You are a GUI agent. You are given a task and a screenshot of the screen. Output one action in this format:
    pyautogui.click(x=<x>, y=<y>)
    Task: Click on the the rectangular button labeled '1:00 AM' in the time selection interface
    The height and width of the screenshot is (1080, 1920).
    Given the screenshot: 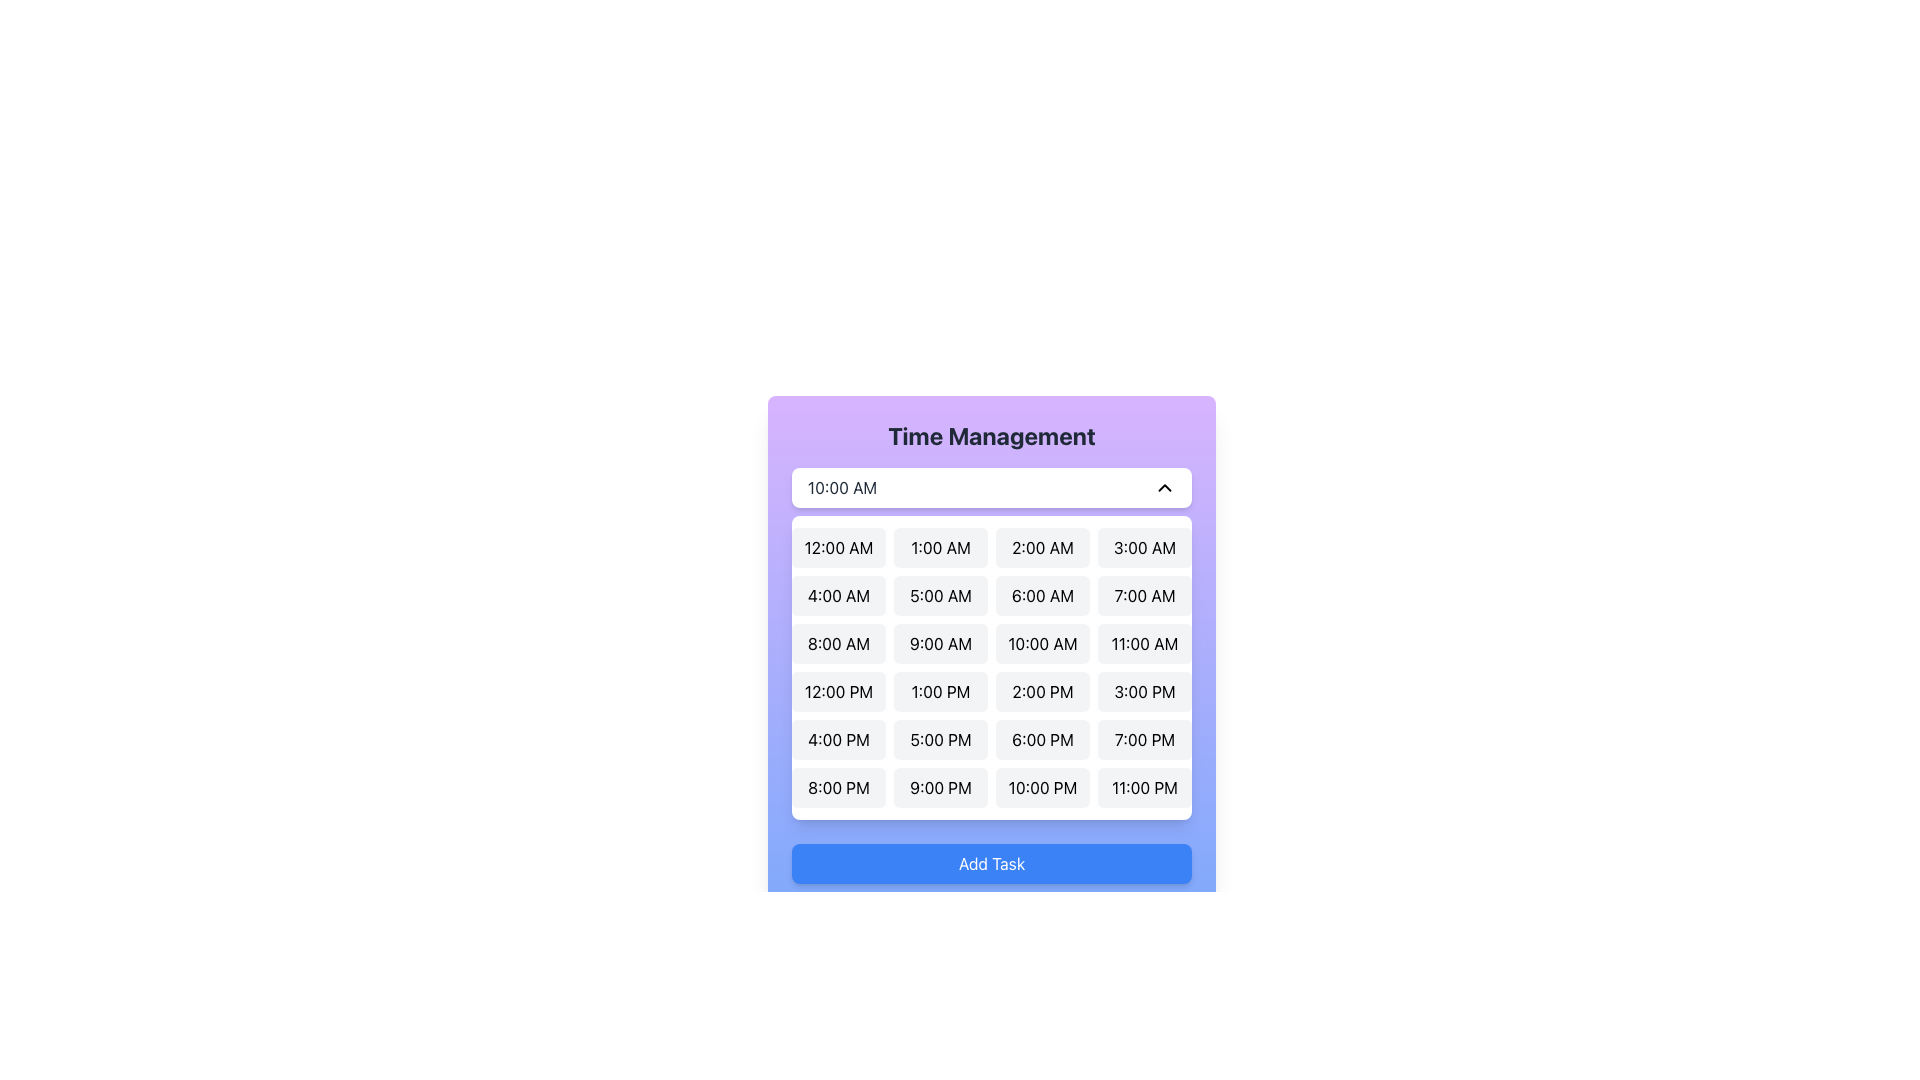 What is the action you would take?
    pyautogui.click(x=939, y=547)
    